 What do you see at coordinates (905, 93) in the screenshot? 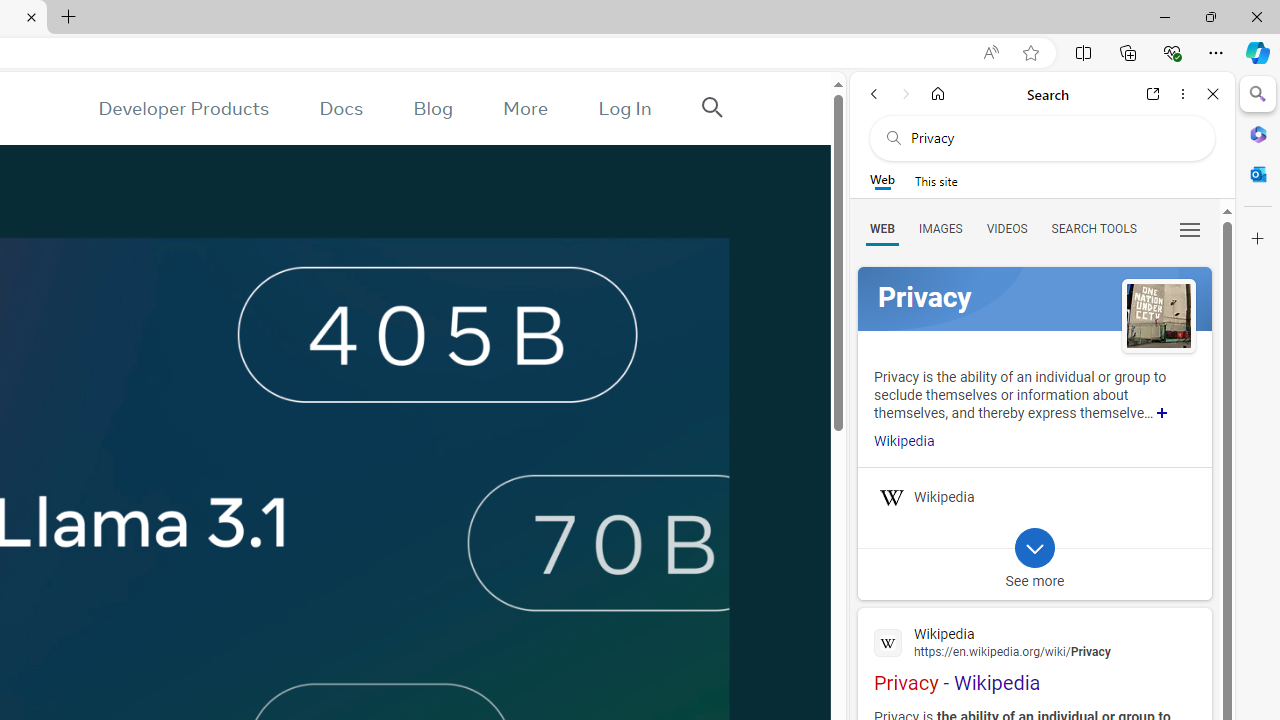
I see `'Forward'` at bounding box center [905, 93].